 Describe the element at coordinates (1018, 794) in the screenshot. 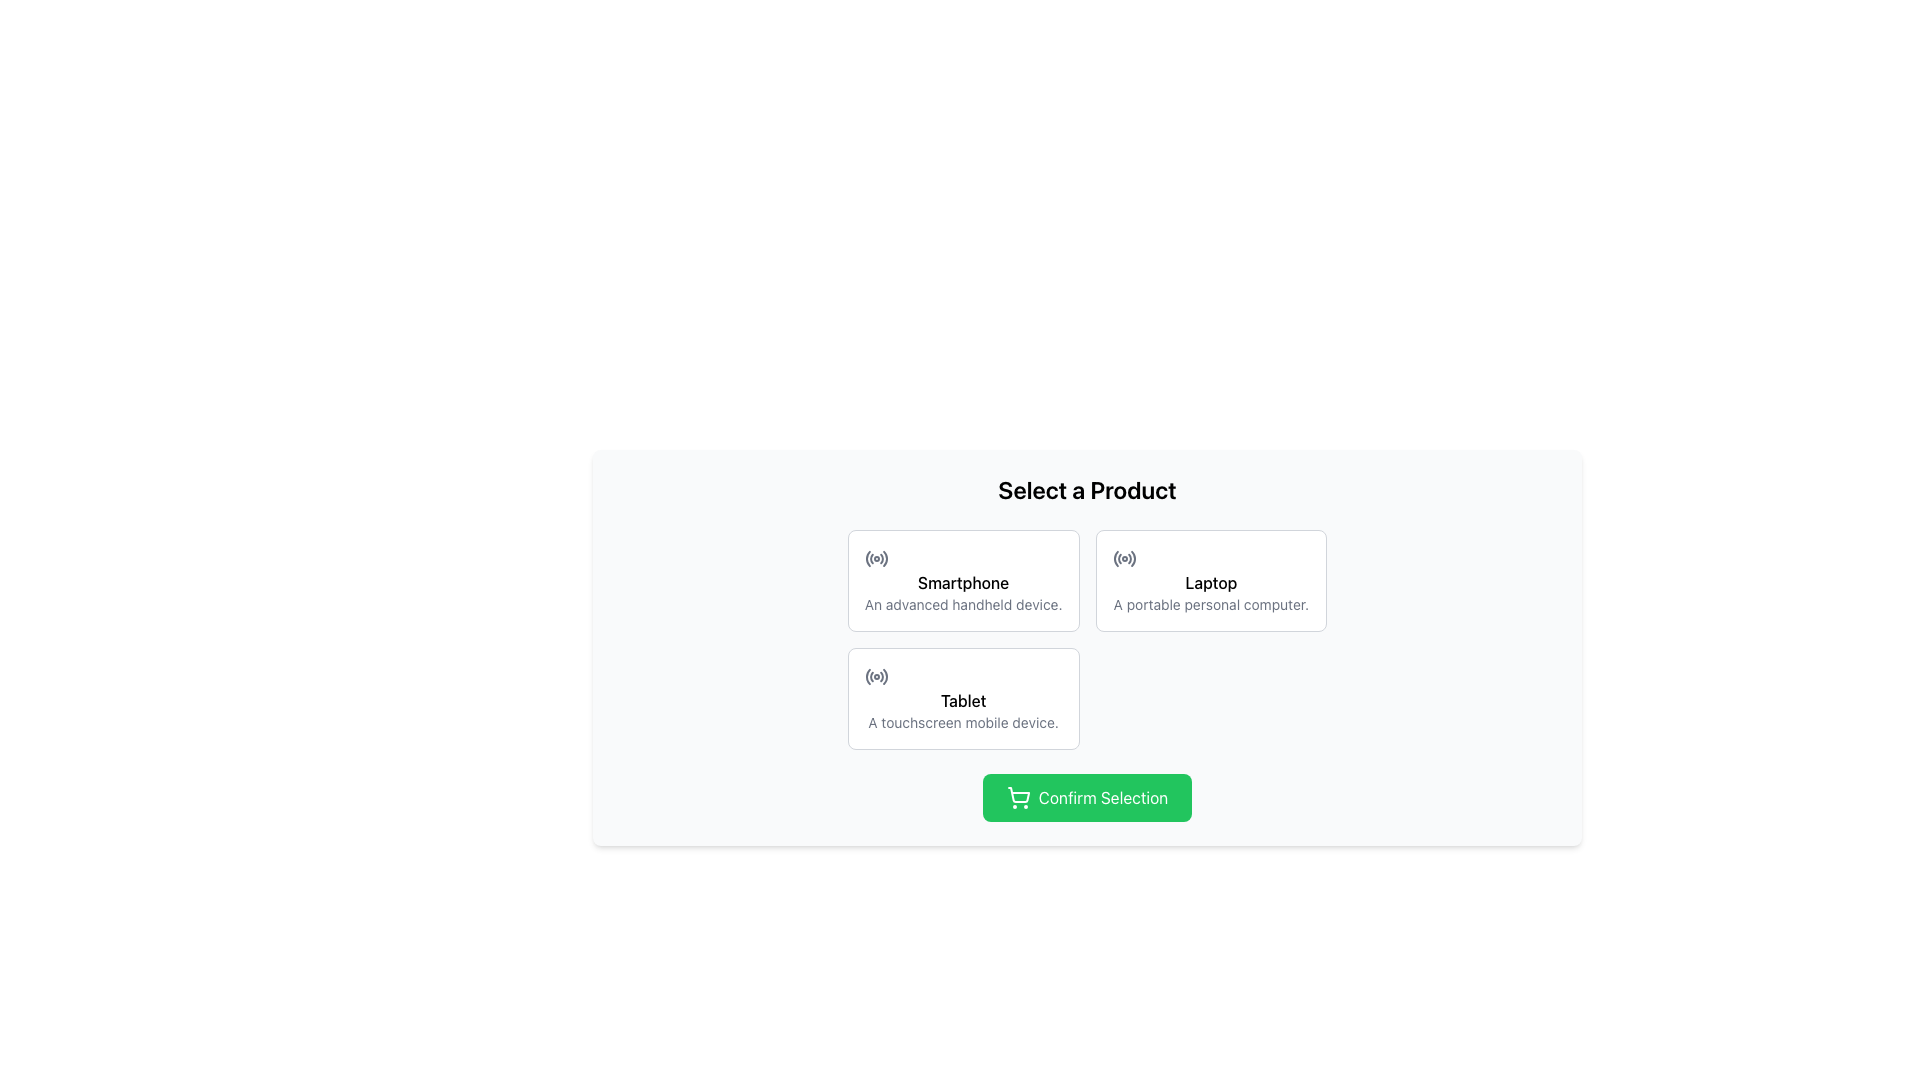

I see `the vector graphic representing the cart, which is the main element of the 'Confirm Selection' button located above the text label` at that location.